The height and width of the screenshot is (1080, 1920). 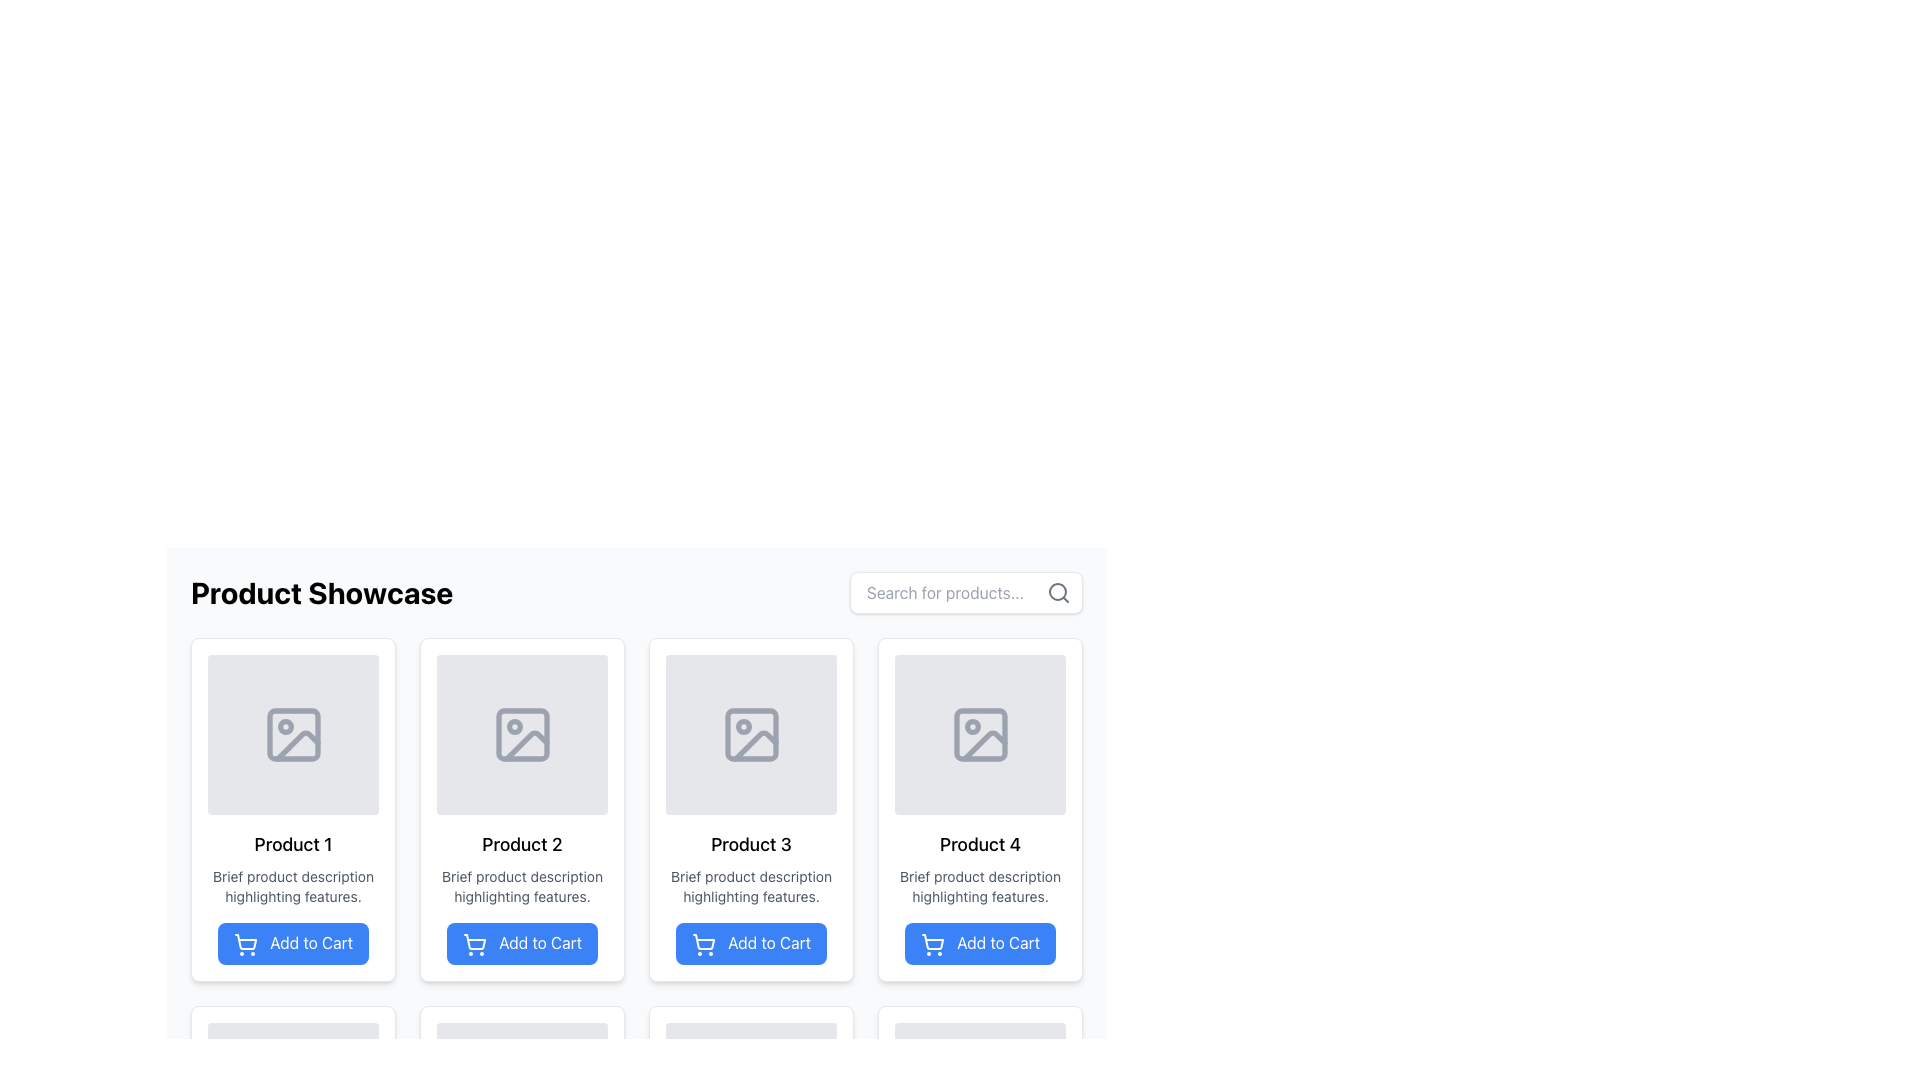 I want to click on Circle SVG element that represents the lens of the magnifying glass icon located at the top-right corner of the search bar area, so click(x=1056, y=590).